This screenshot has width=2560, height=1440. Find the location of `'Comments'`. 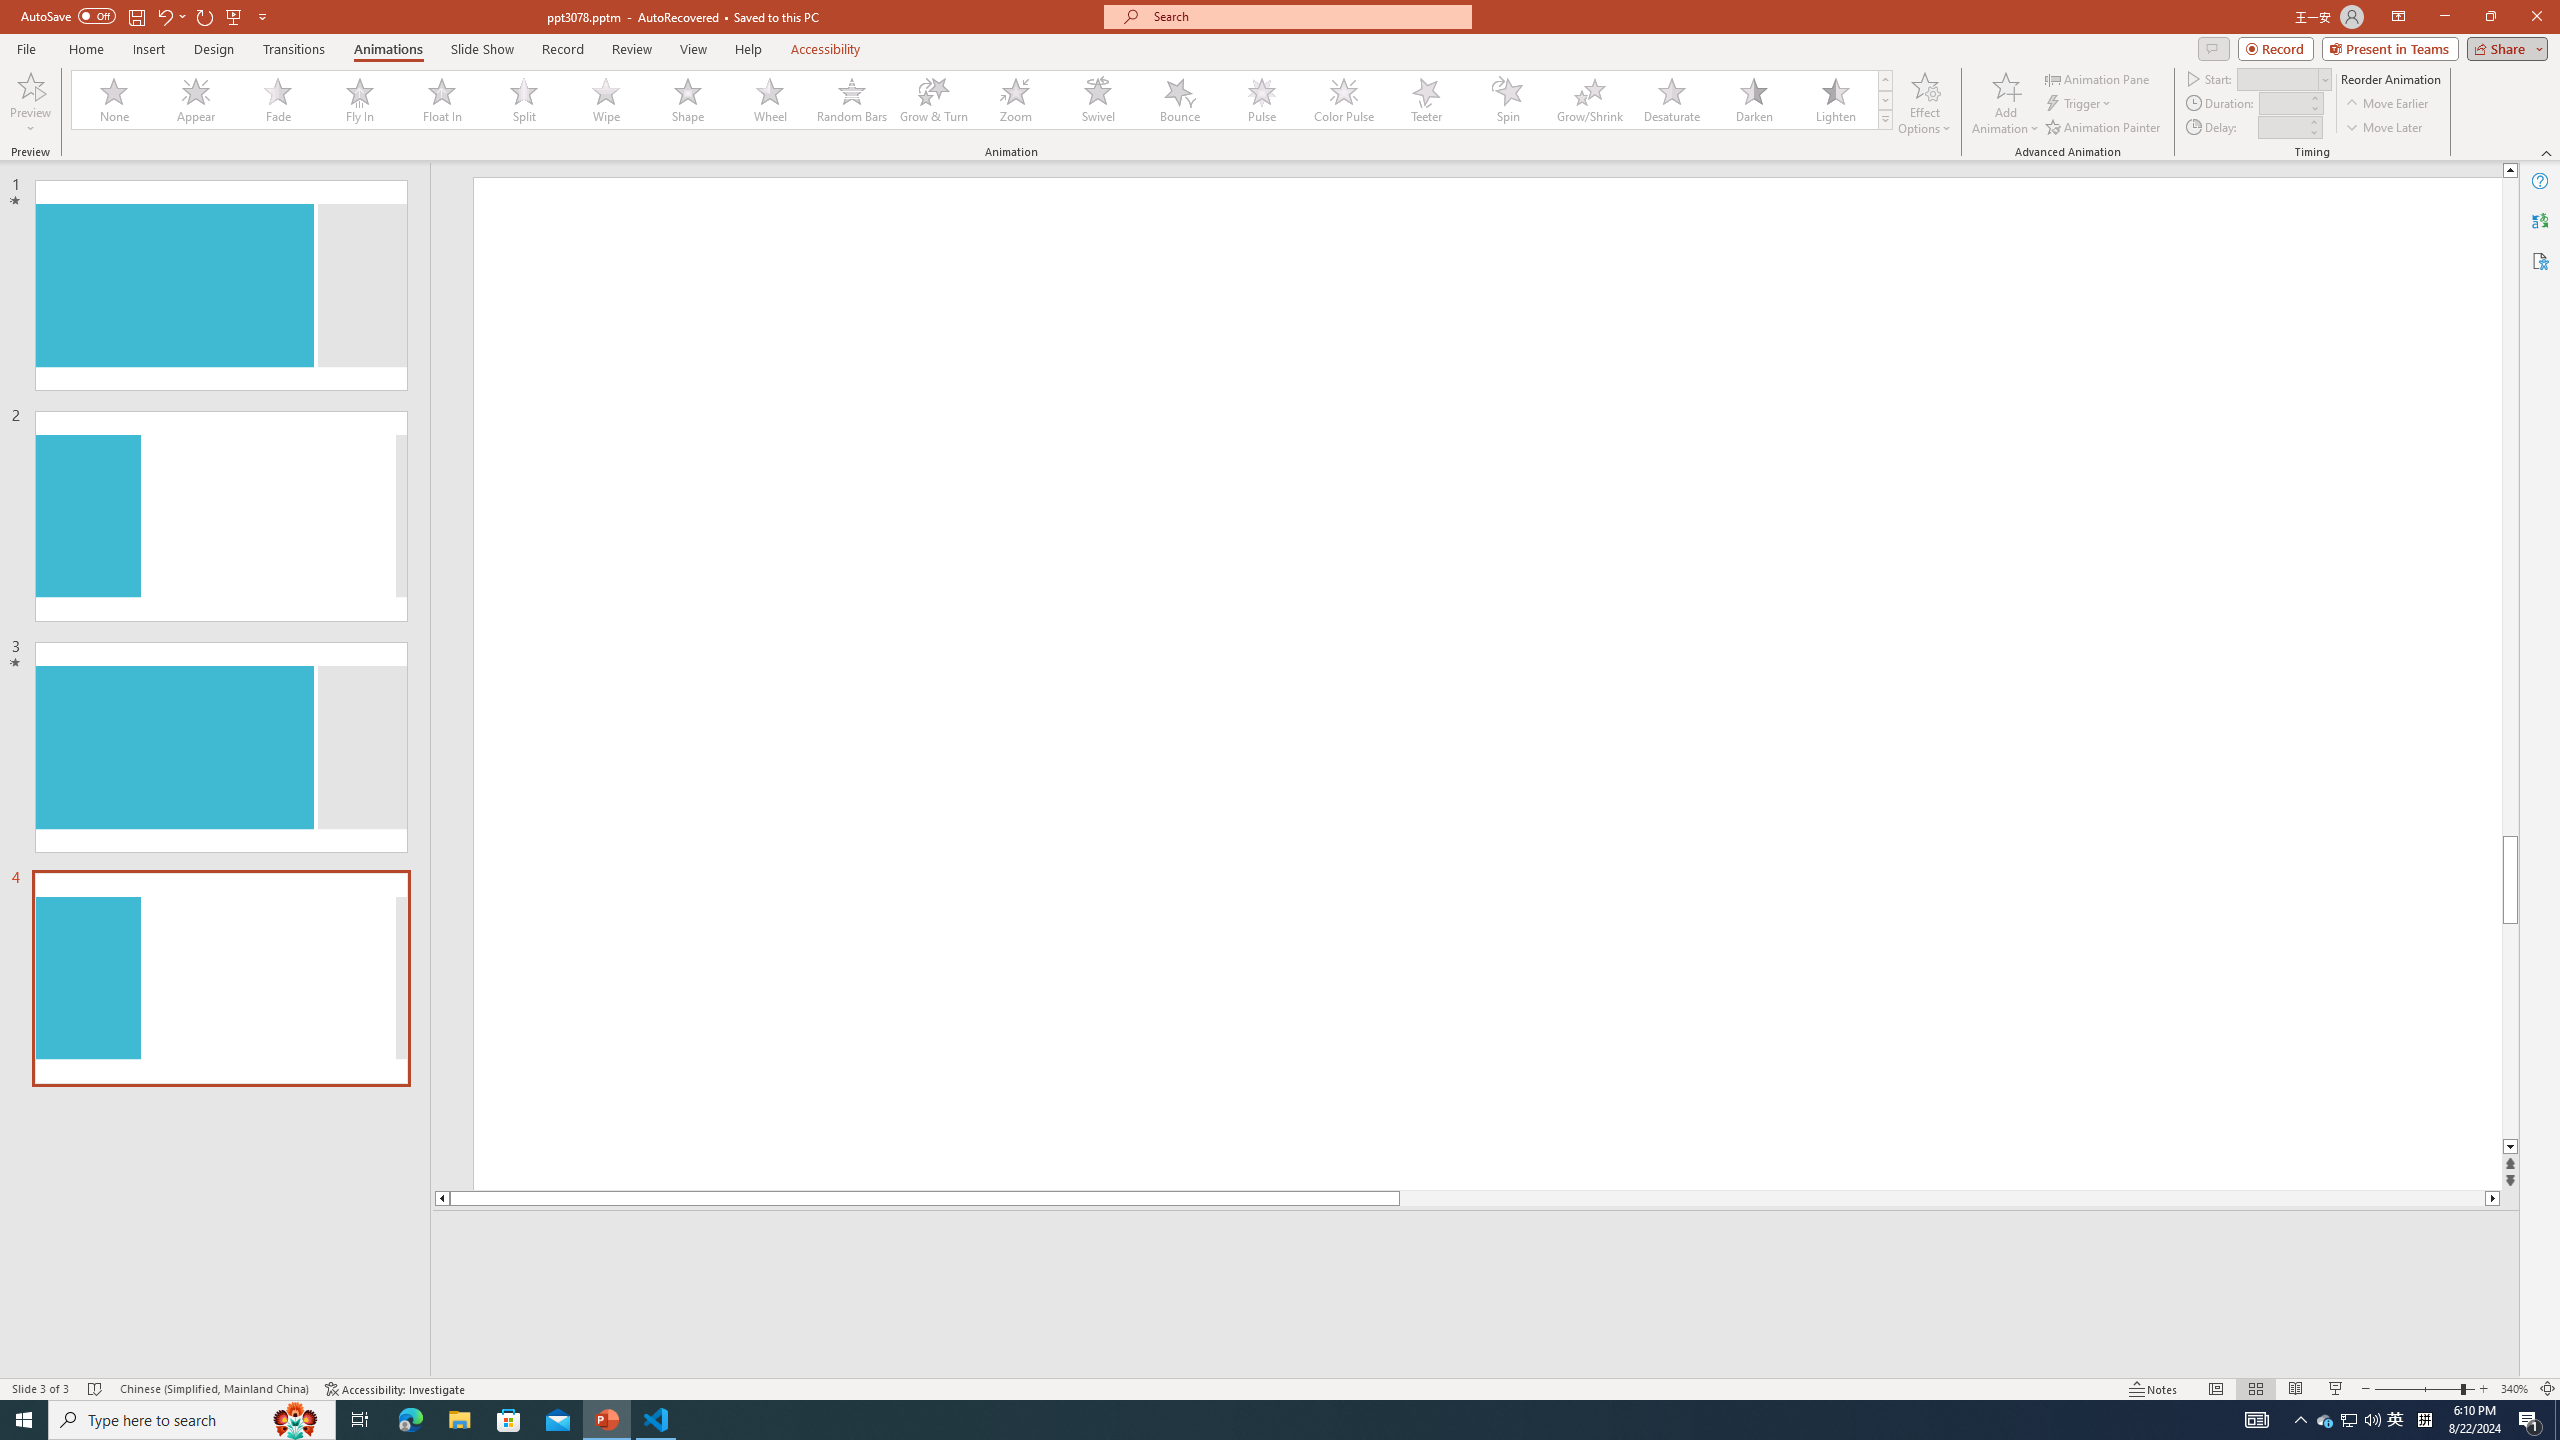

'Comments' is located at coordinates (2213, 47).